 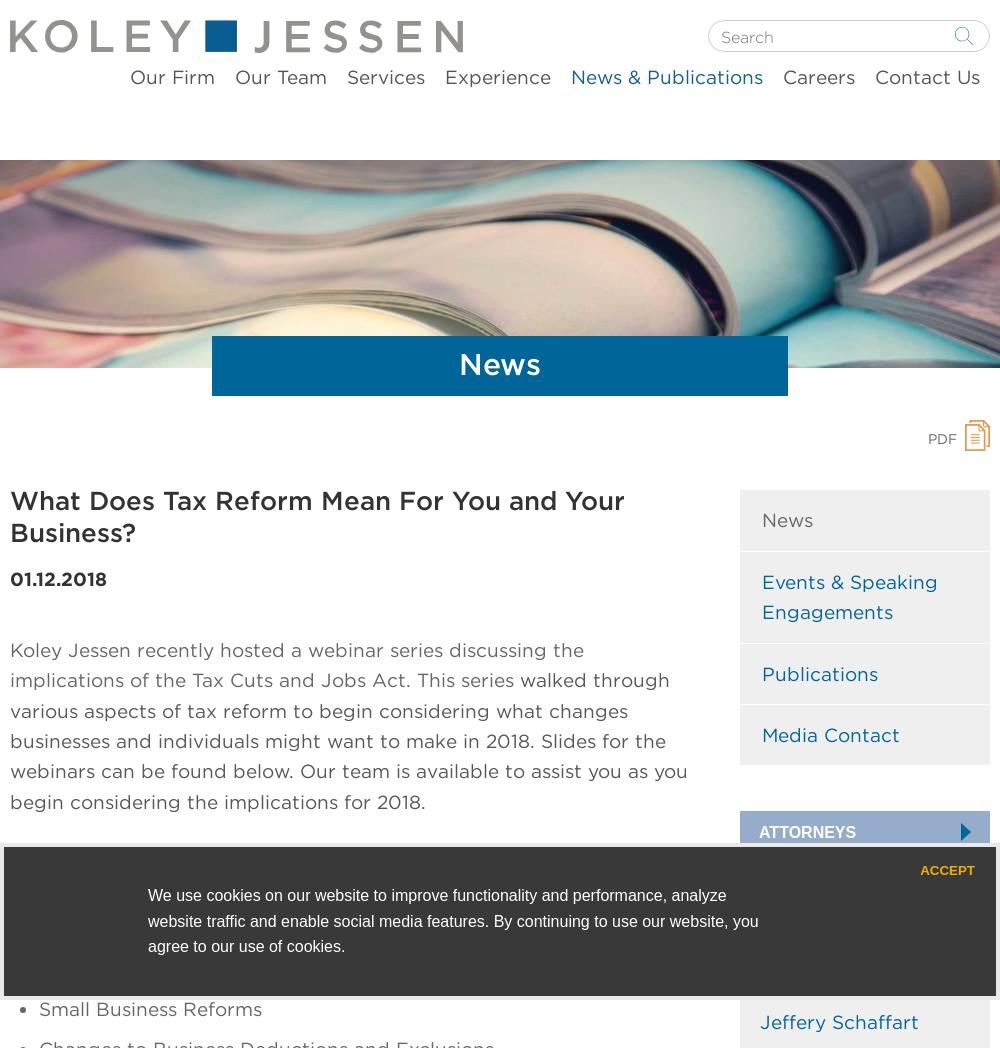 What do you see at coordinates (10, 739) in the screenshot?
I see `'walked through various aspects of tax reform to begin considering what changes businesses and individuals might want to make in 2018. Slides for the webinars can be found below. Our team is available to assist you as you begin considering the implications for 2018.'` at bounding box center [10, 739].